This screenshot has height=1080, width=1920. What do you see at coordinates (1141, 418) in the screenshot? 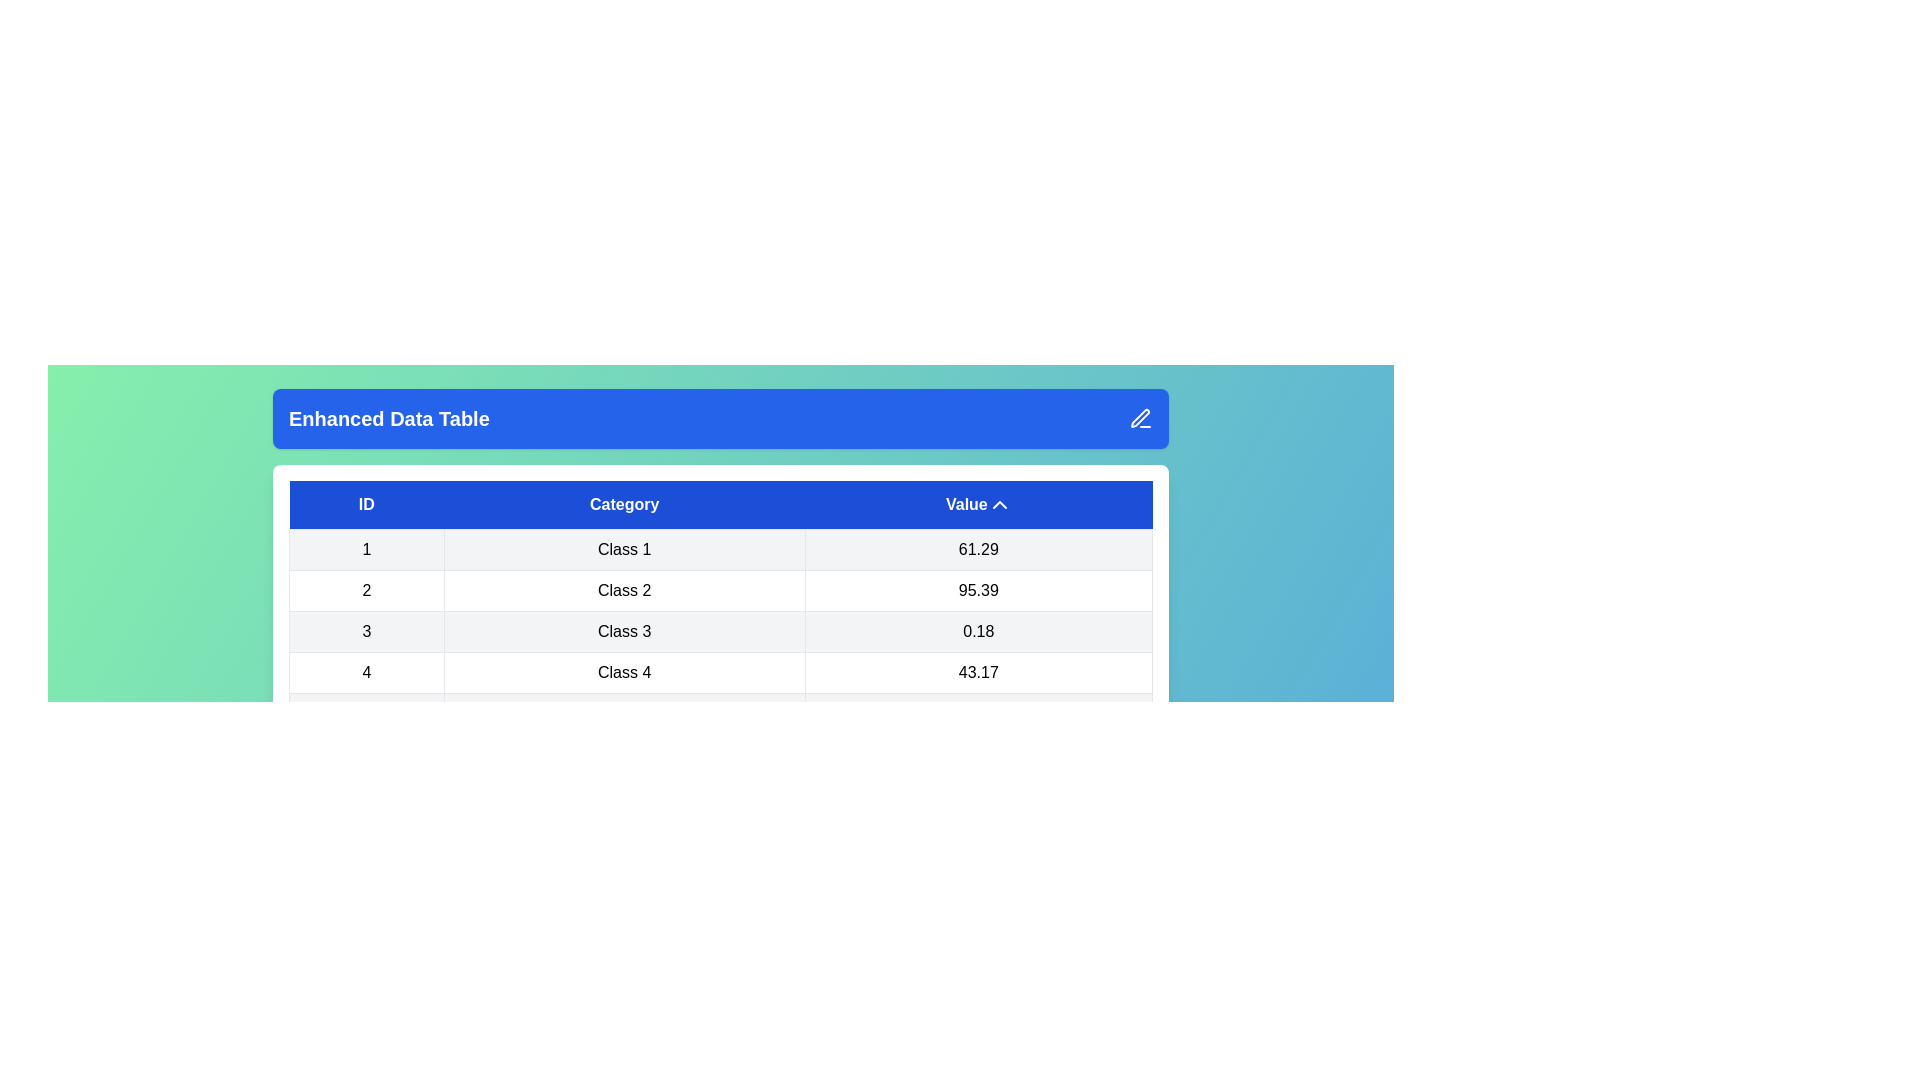
I see `the edit icon to display any associated tooltip or effect` at bounding box center [1141, 418].